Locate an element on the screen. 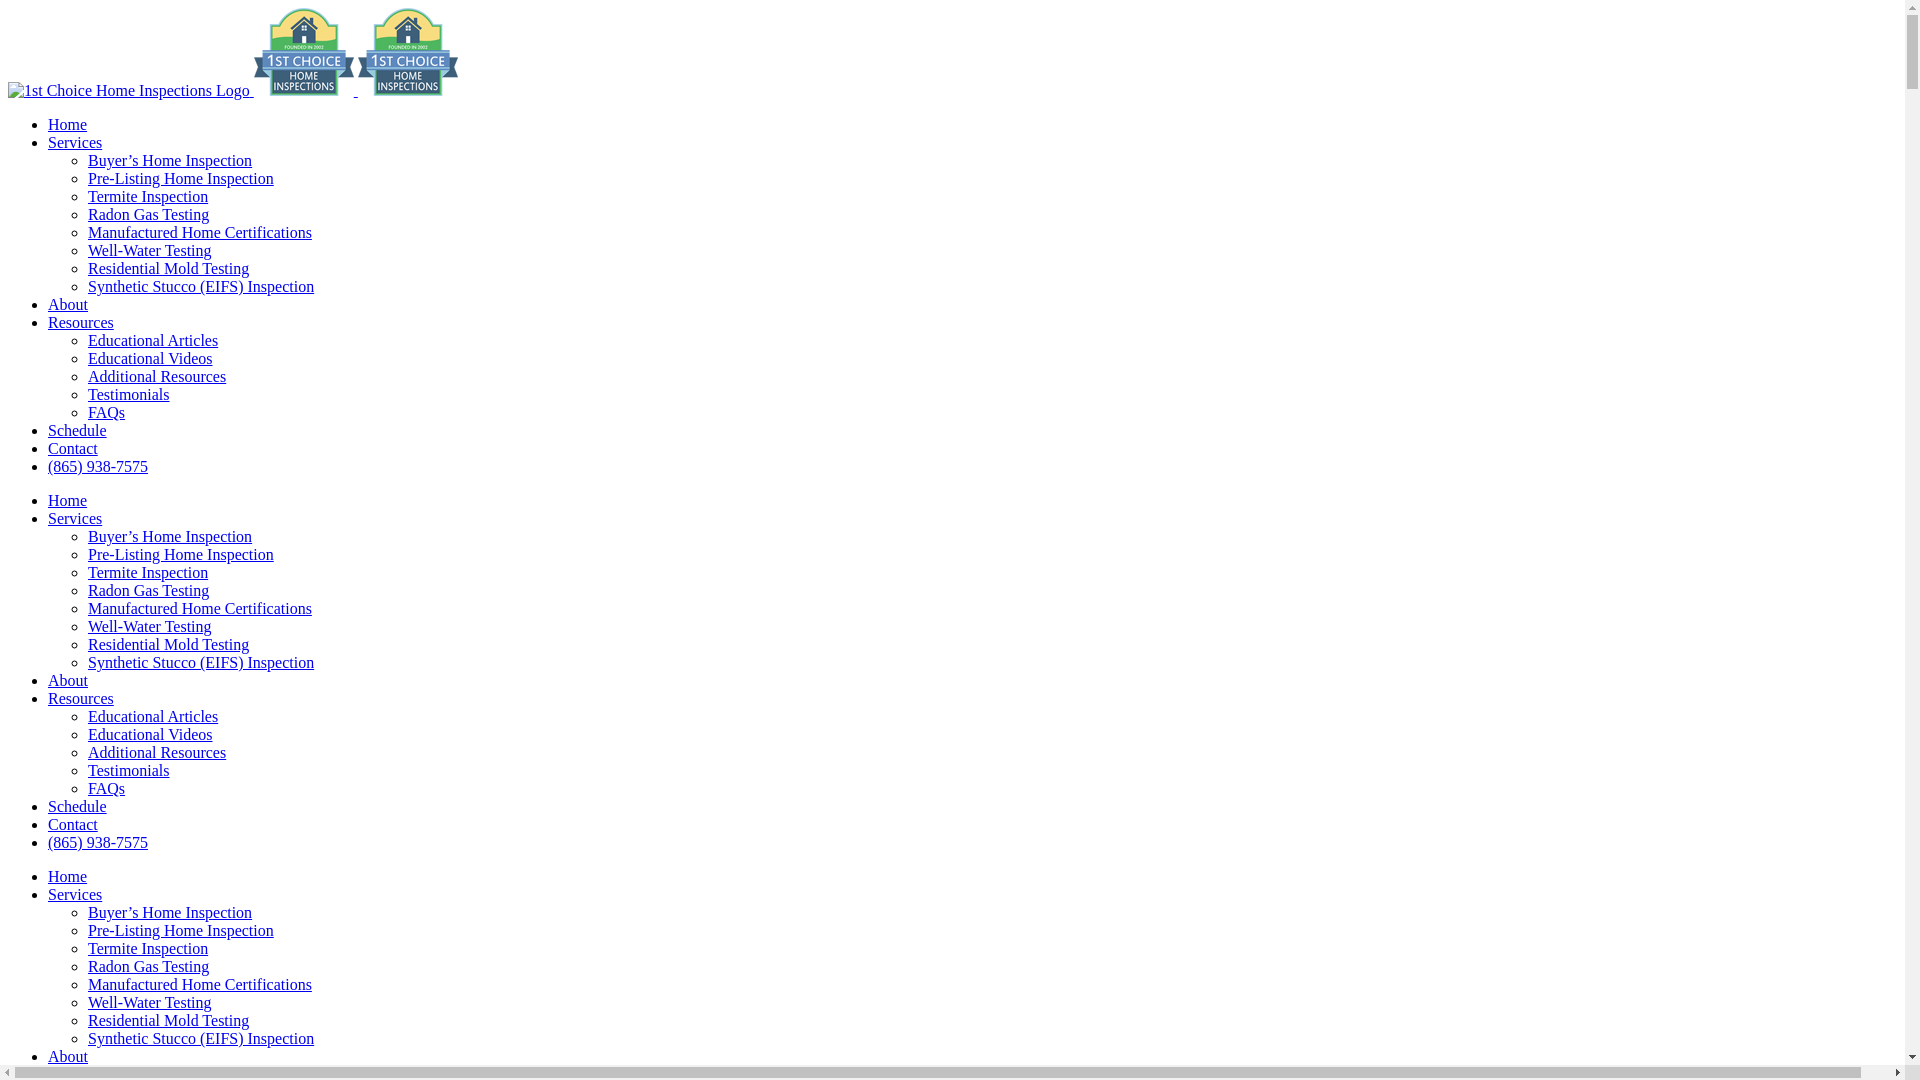 Image resolution: width=1920 pixels, height=1080 pixels. 'FAQs' is located at coordinates (105, 787).